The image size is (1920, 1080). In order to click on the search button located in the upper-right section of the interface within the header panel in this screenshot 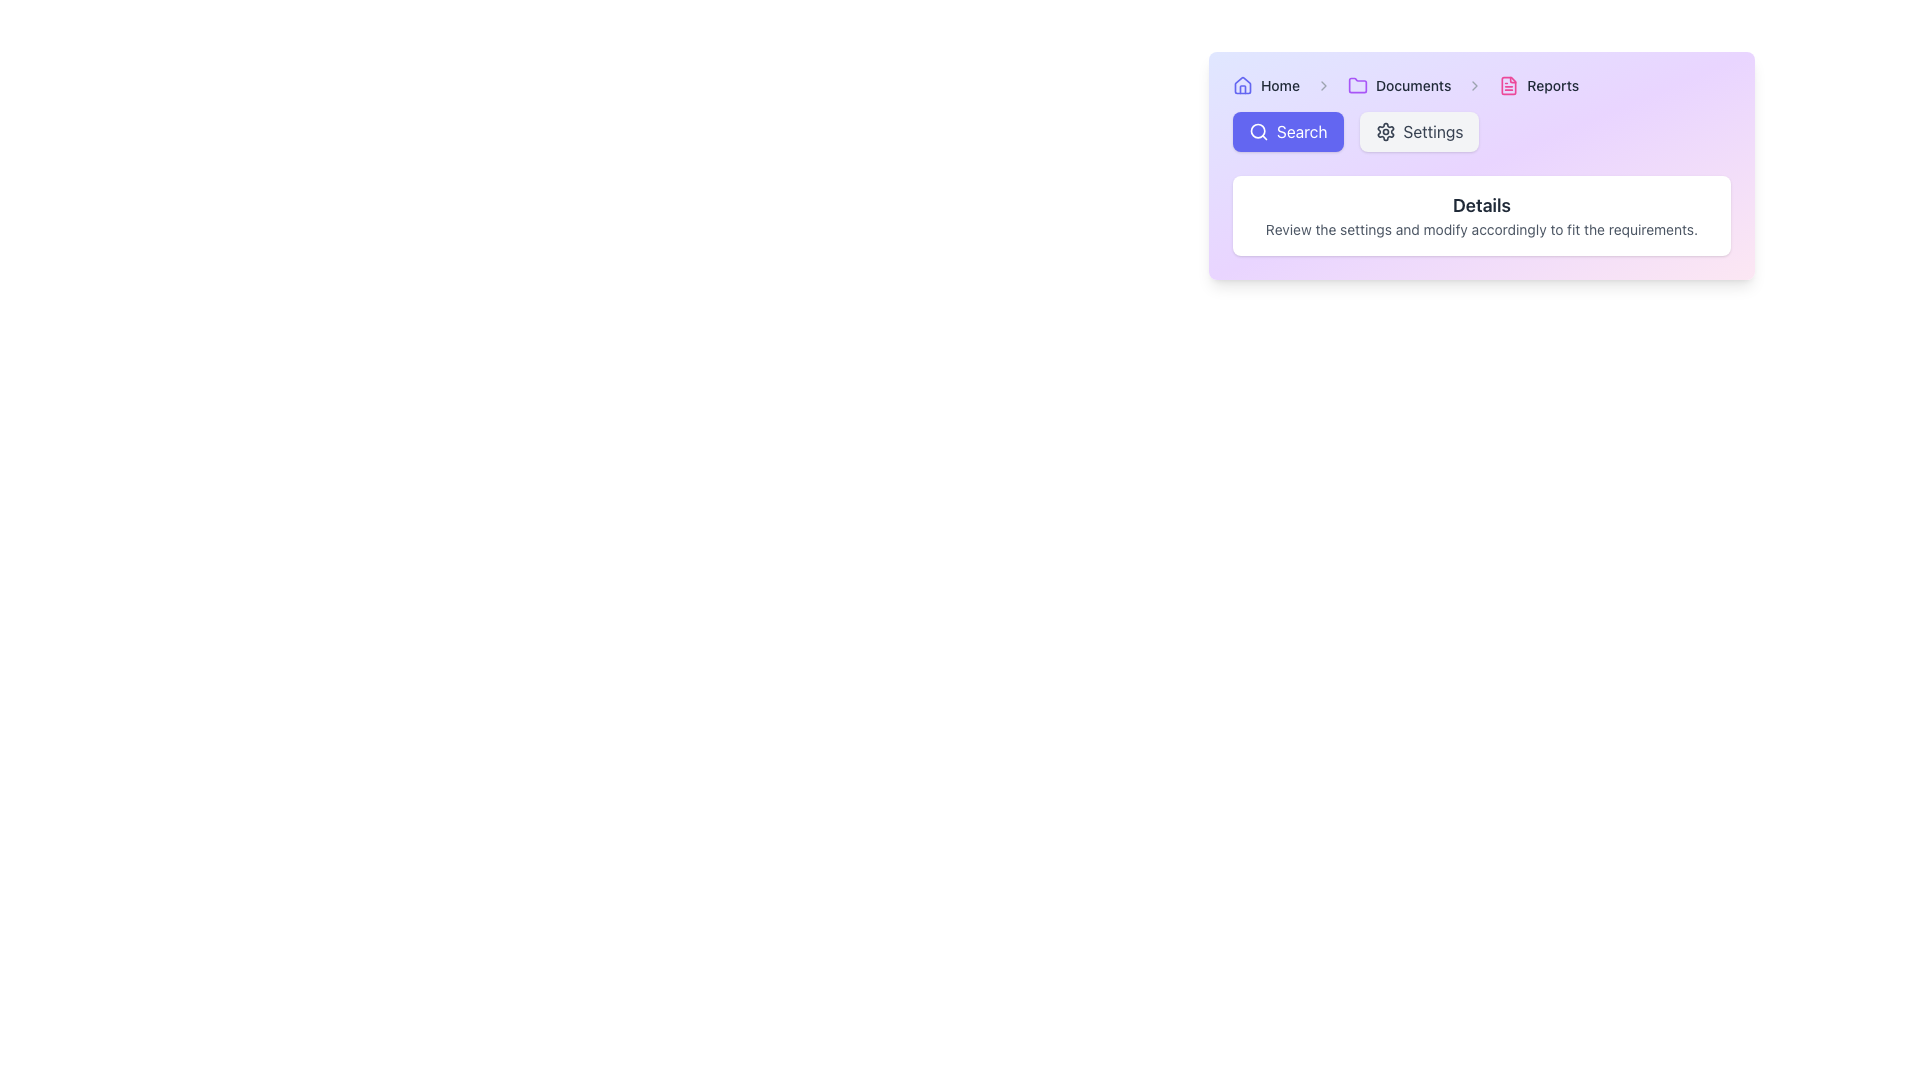, I will do `click(1287, 131)`.